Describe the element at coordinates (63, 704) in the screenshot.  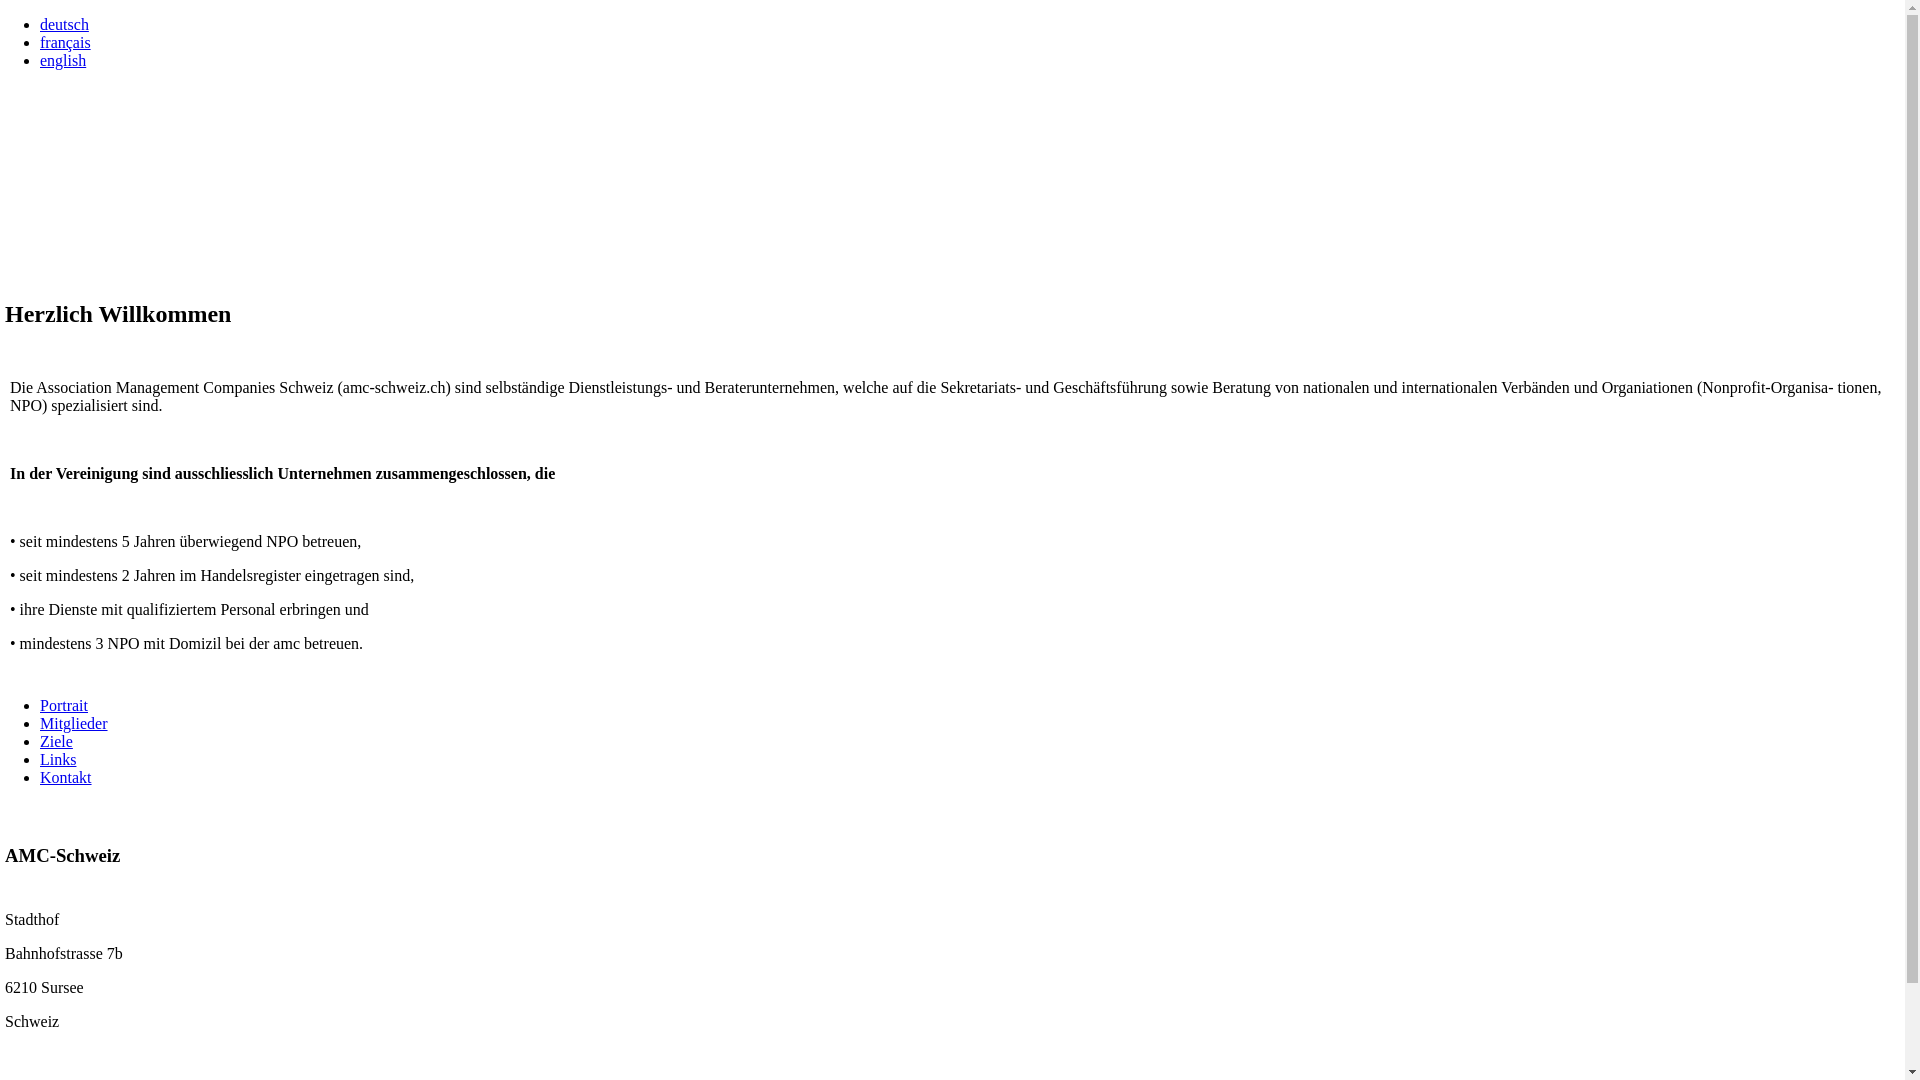
I see `'Portrait'` at that location.